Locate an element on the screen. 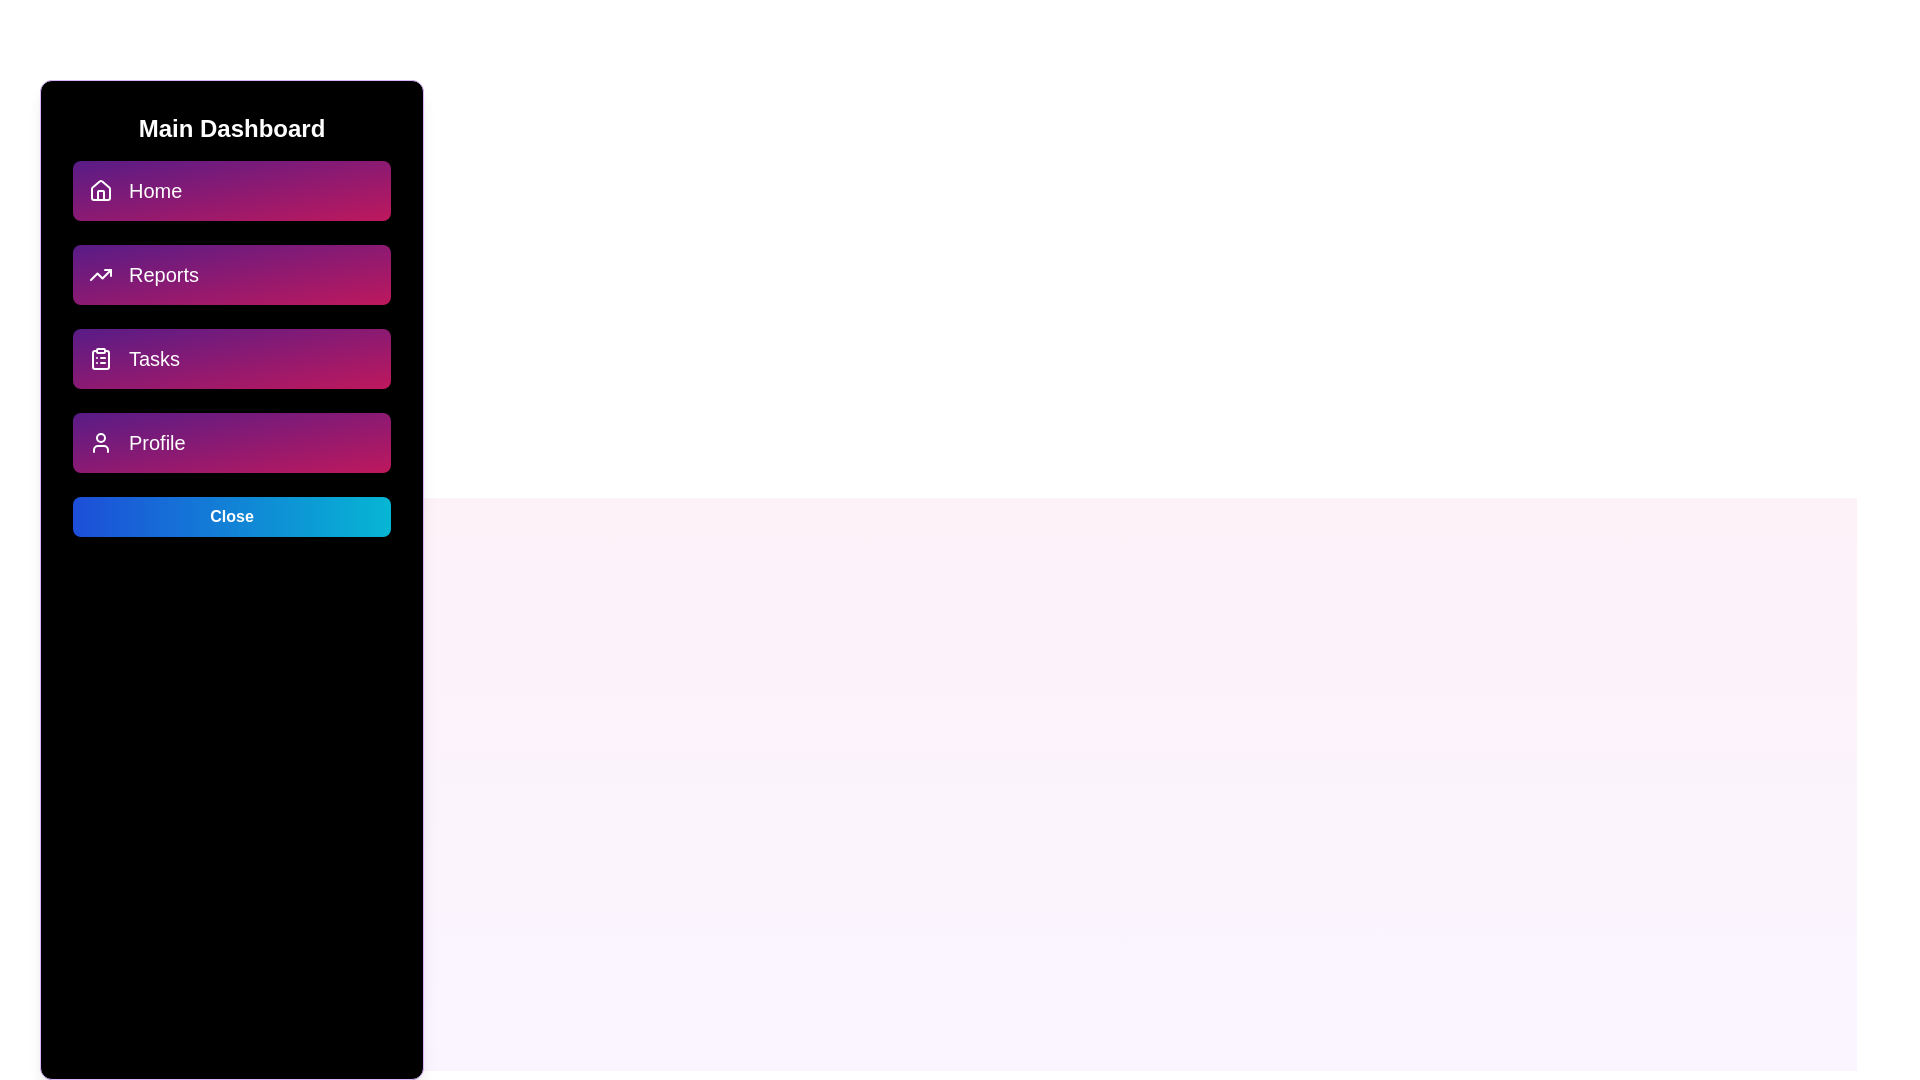 Image resolution: width=1920 pixels, height=1080 pixels. the close button to close the menu is located at coordinates (231, 515).